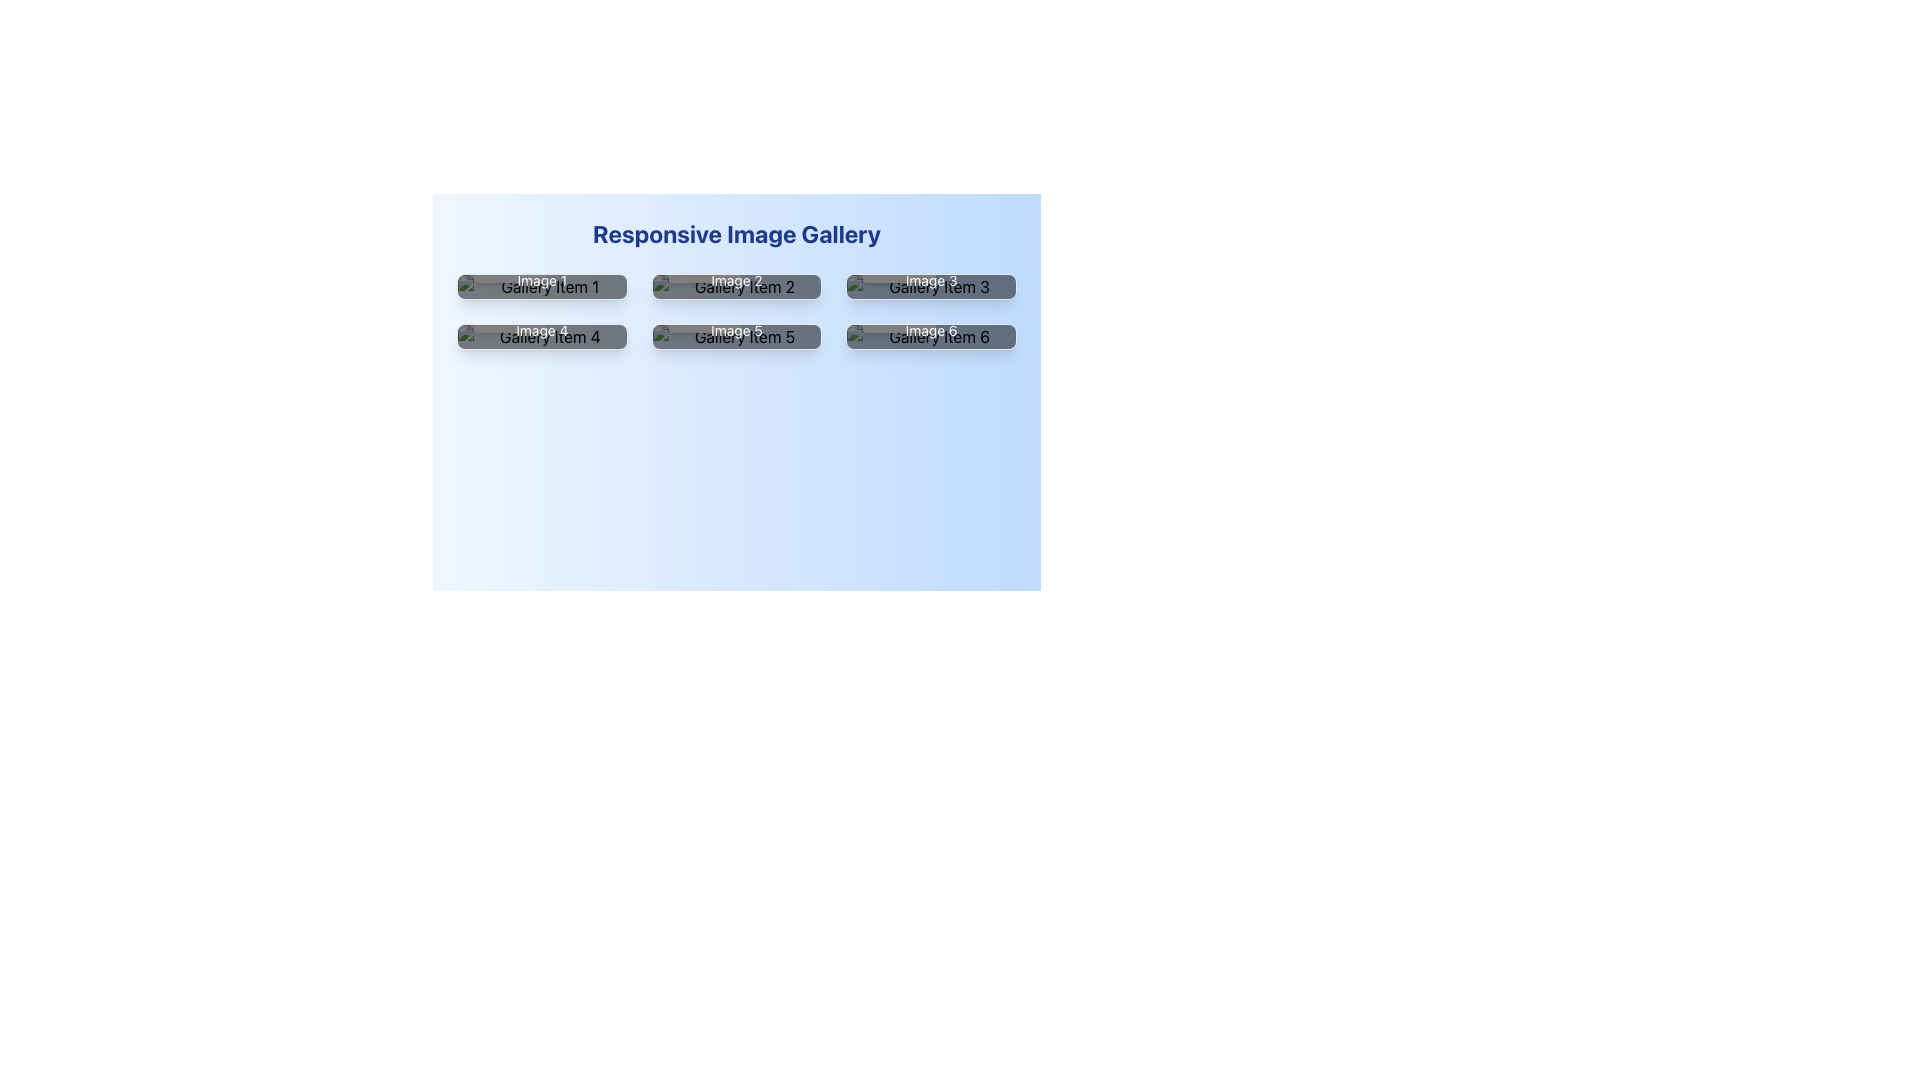 The height and width of the screenshot is (1080, 1920). I want to click on the image displaying the placeholder text 'Image 2' in the gallery layout, so click(735, 286).